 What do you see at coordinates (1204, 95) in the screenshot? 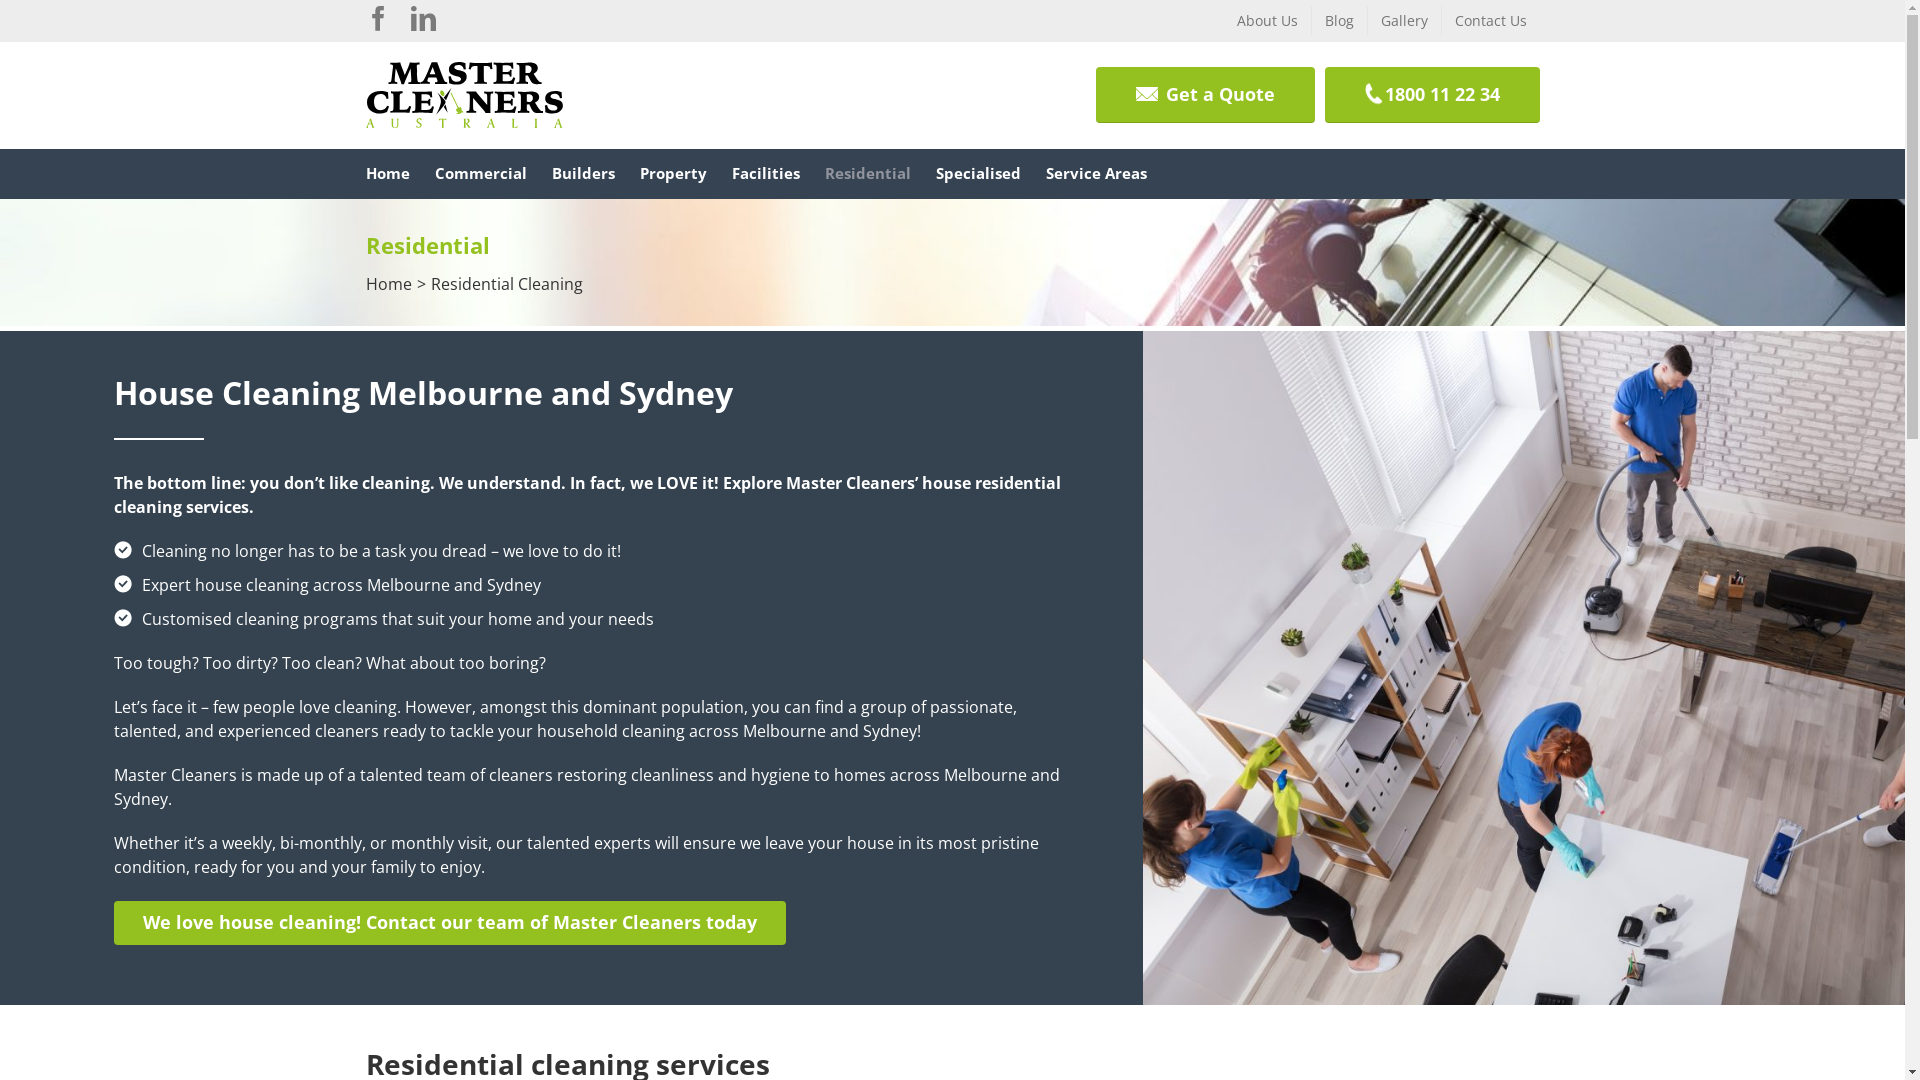
I see `'Get a Quote'` at bounding box center [1204, 95].